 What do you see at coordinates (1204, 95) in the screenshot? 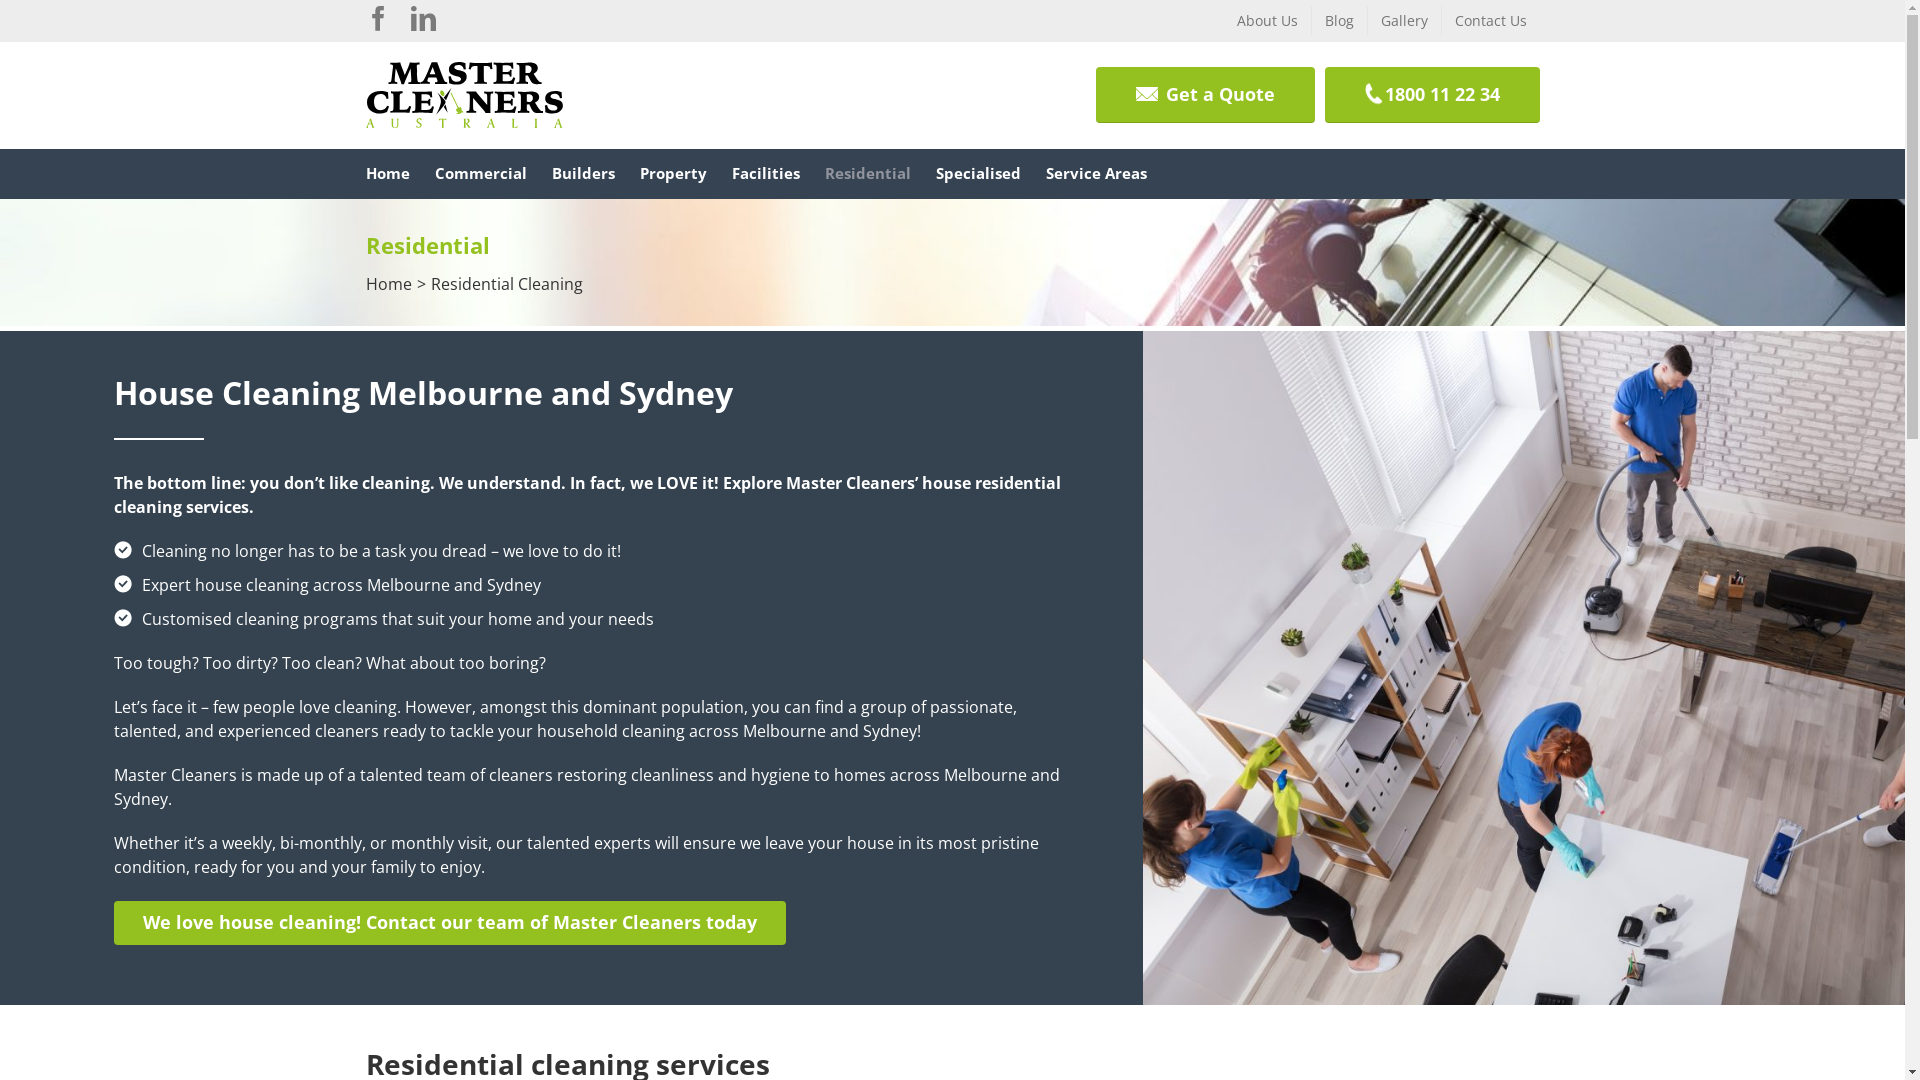
I see `'Get a Quote'` at bounding box center [1204, 95].